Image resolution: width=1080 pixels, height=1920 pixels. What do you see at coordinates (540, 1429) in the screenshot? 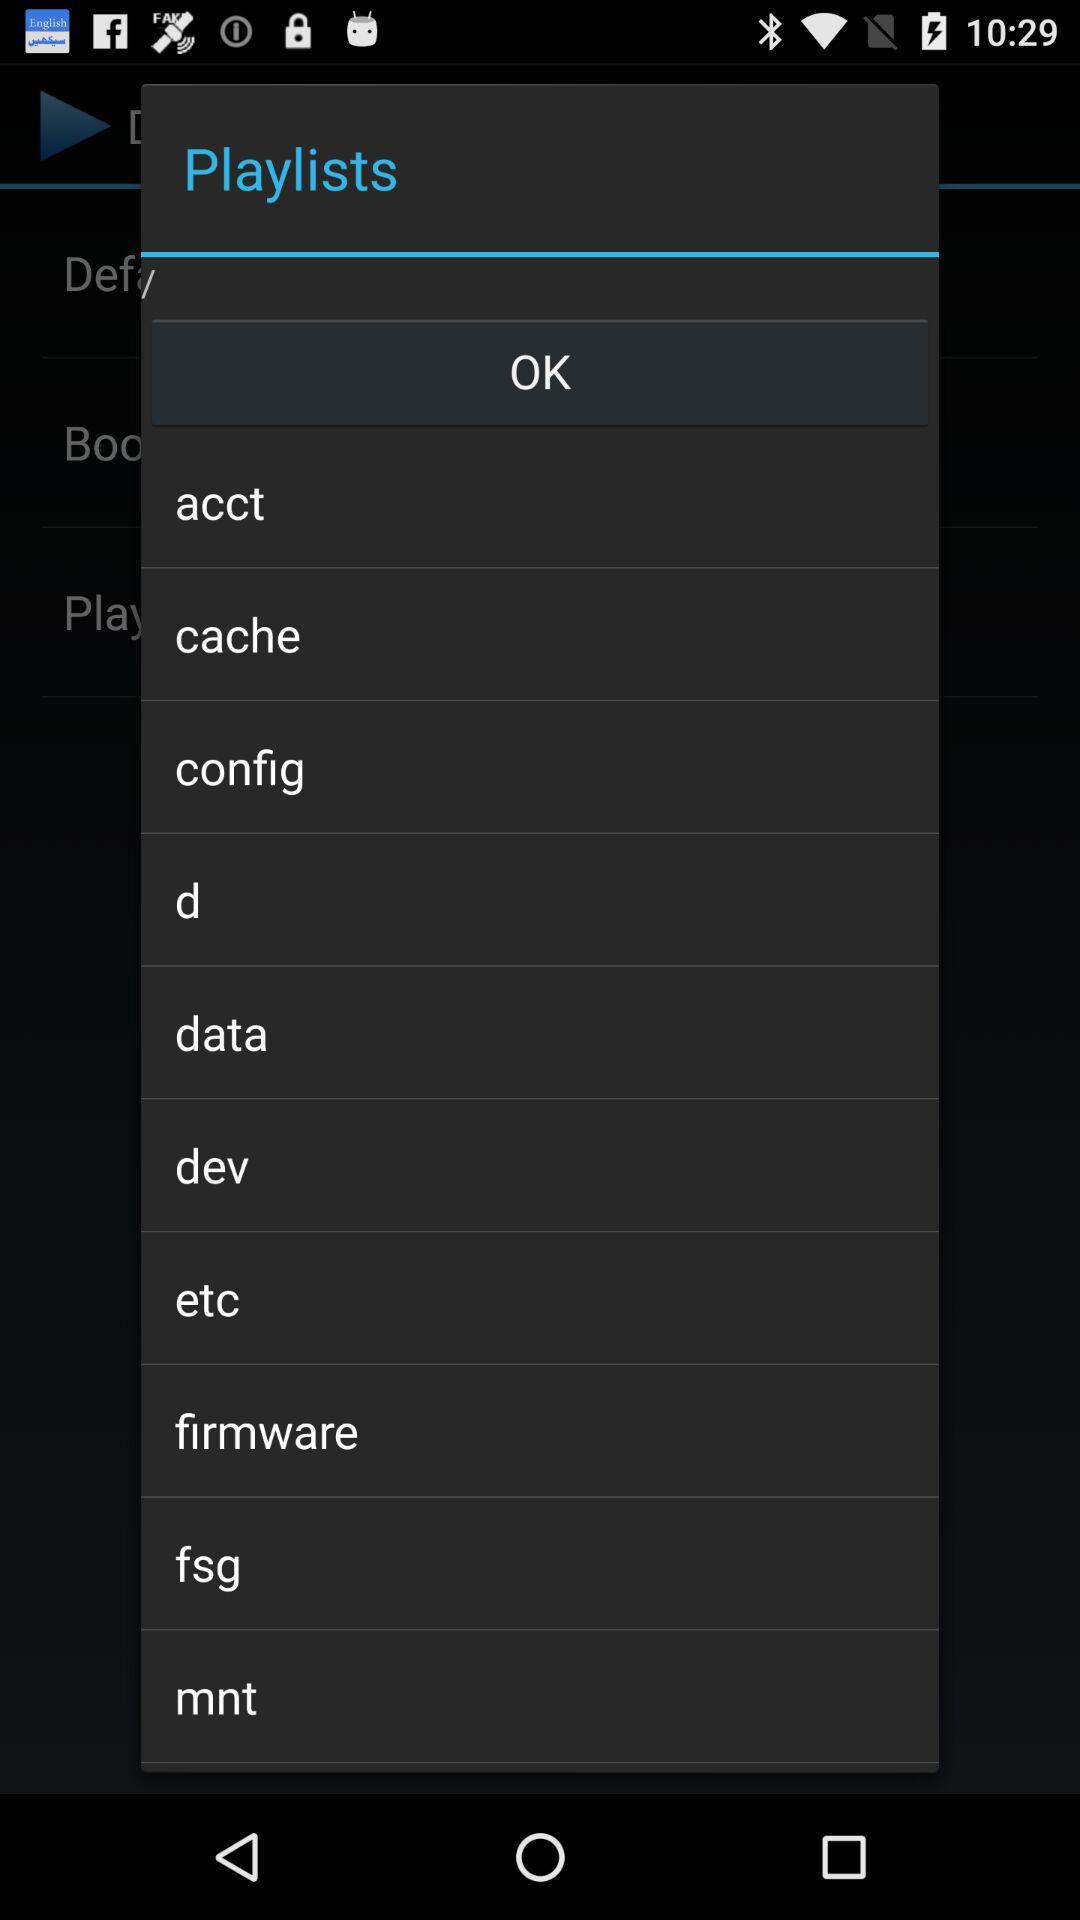
I see `app above fsg item` at bounding box center [540, 1429].